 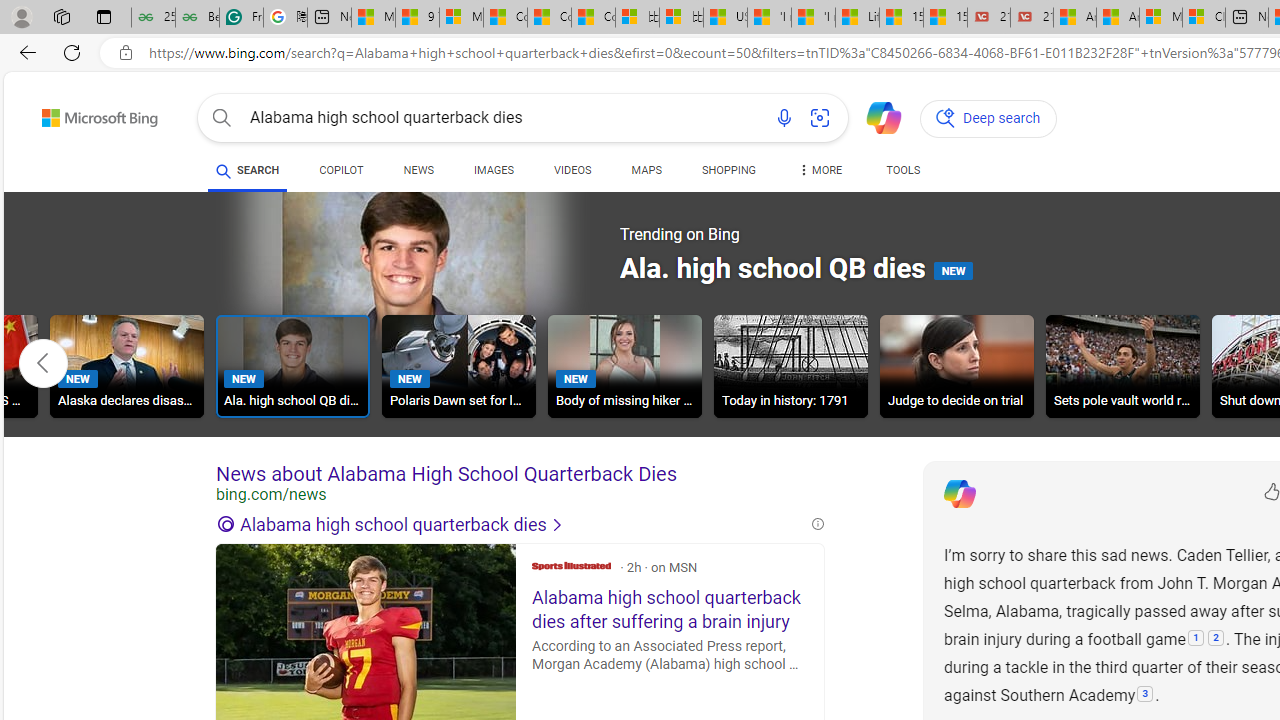 What do you see at coordinates (417, 172) in the screenshot?
I see `'NEWS'` at bounding box center [417, 172].